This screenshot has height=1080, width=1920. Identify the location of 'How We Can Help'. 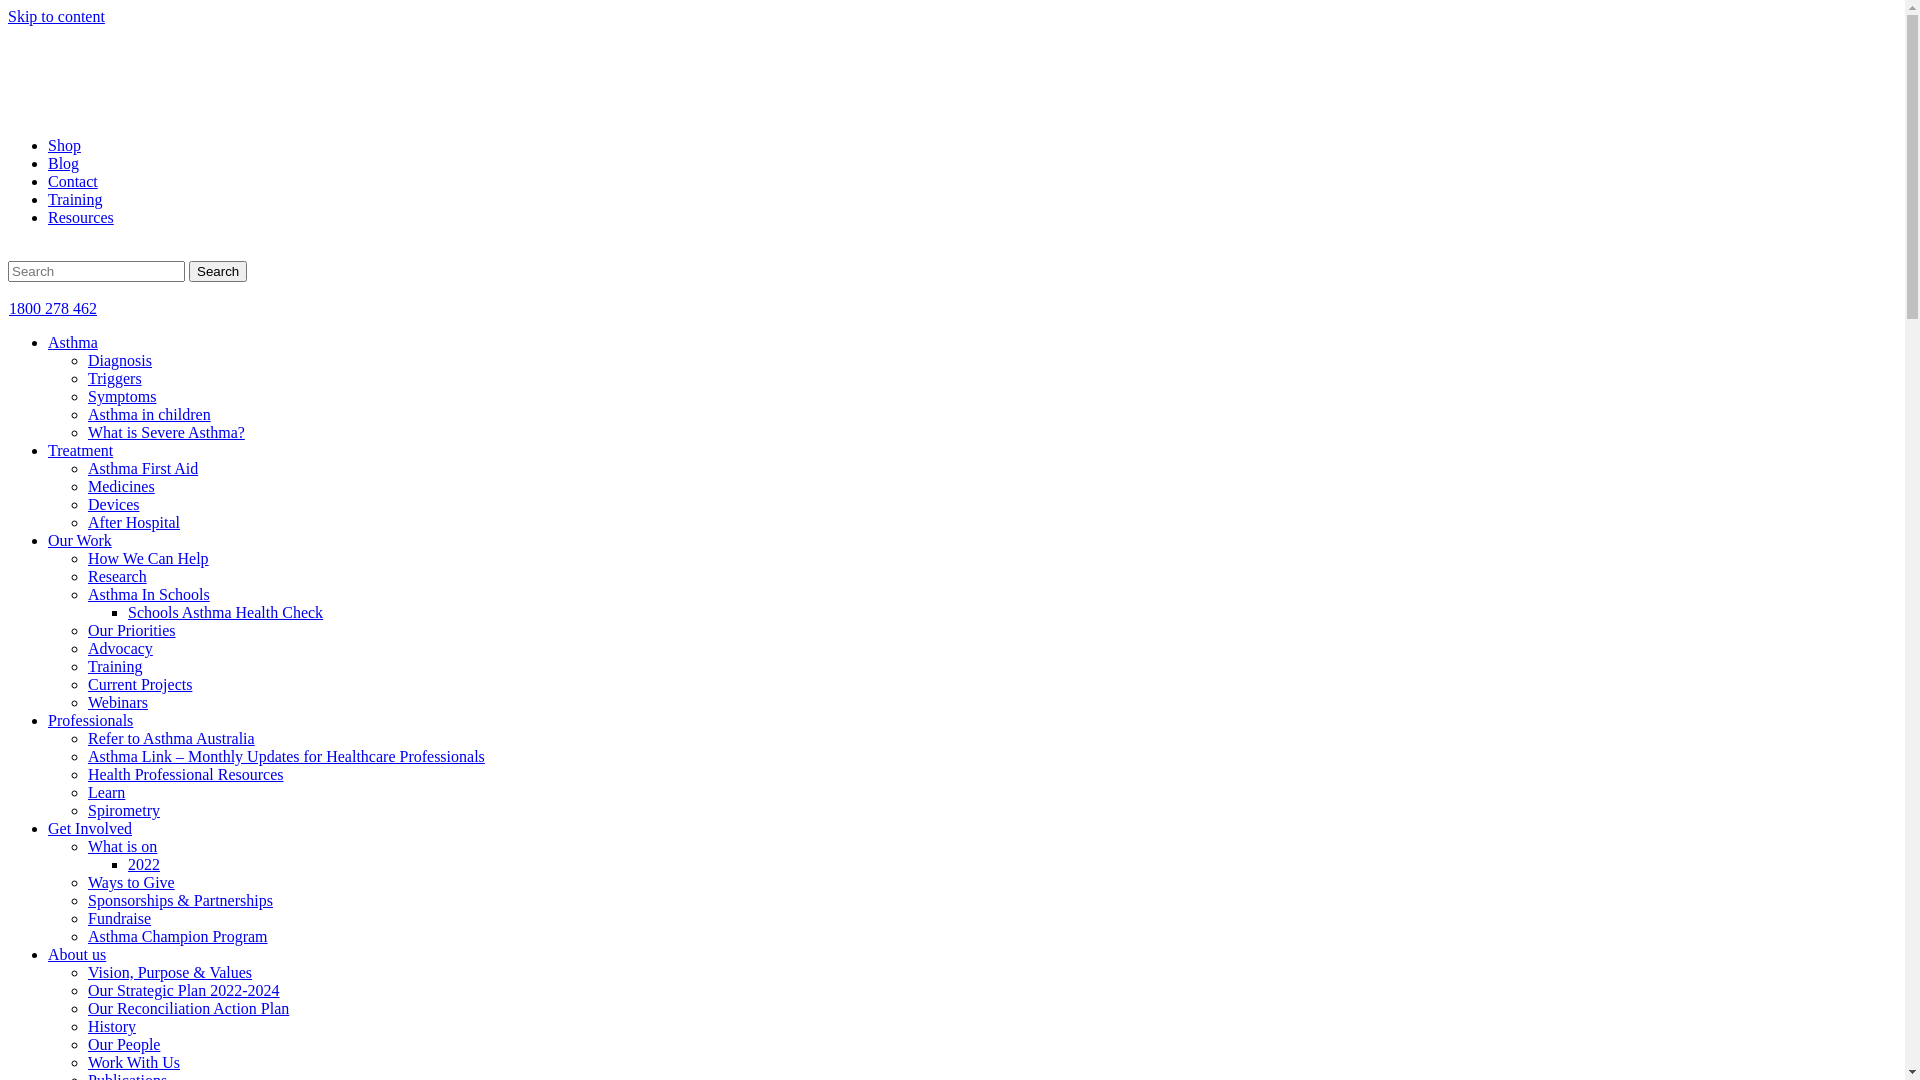
(86, 558).